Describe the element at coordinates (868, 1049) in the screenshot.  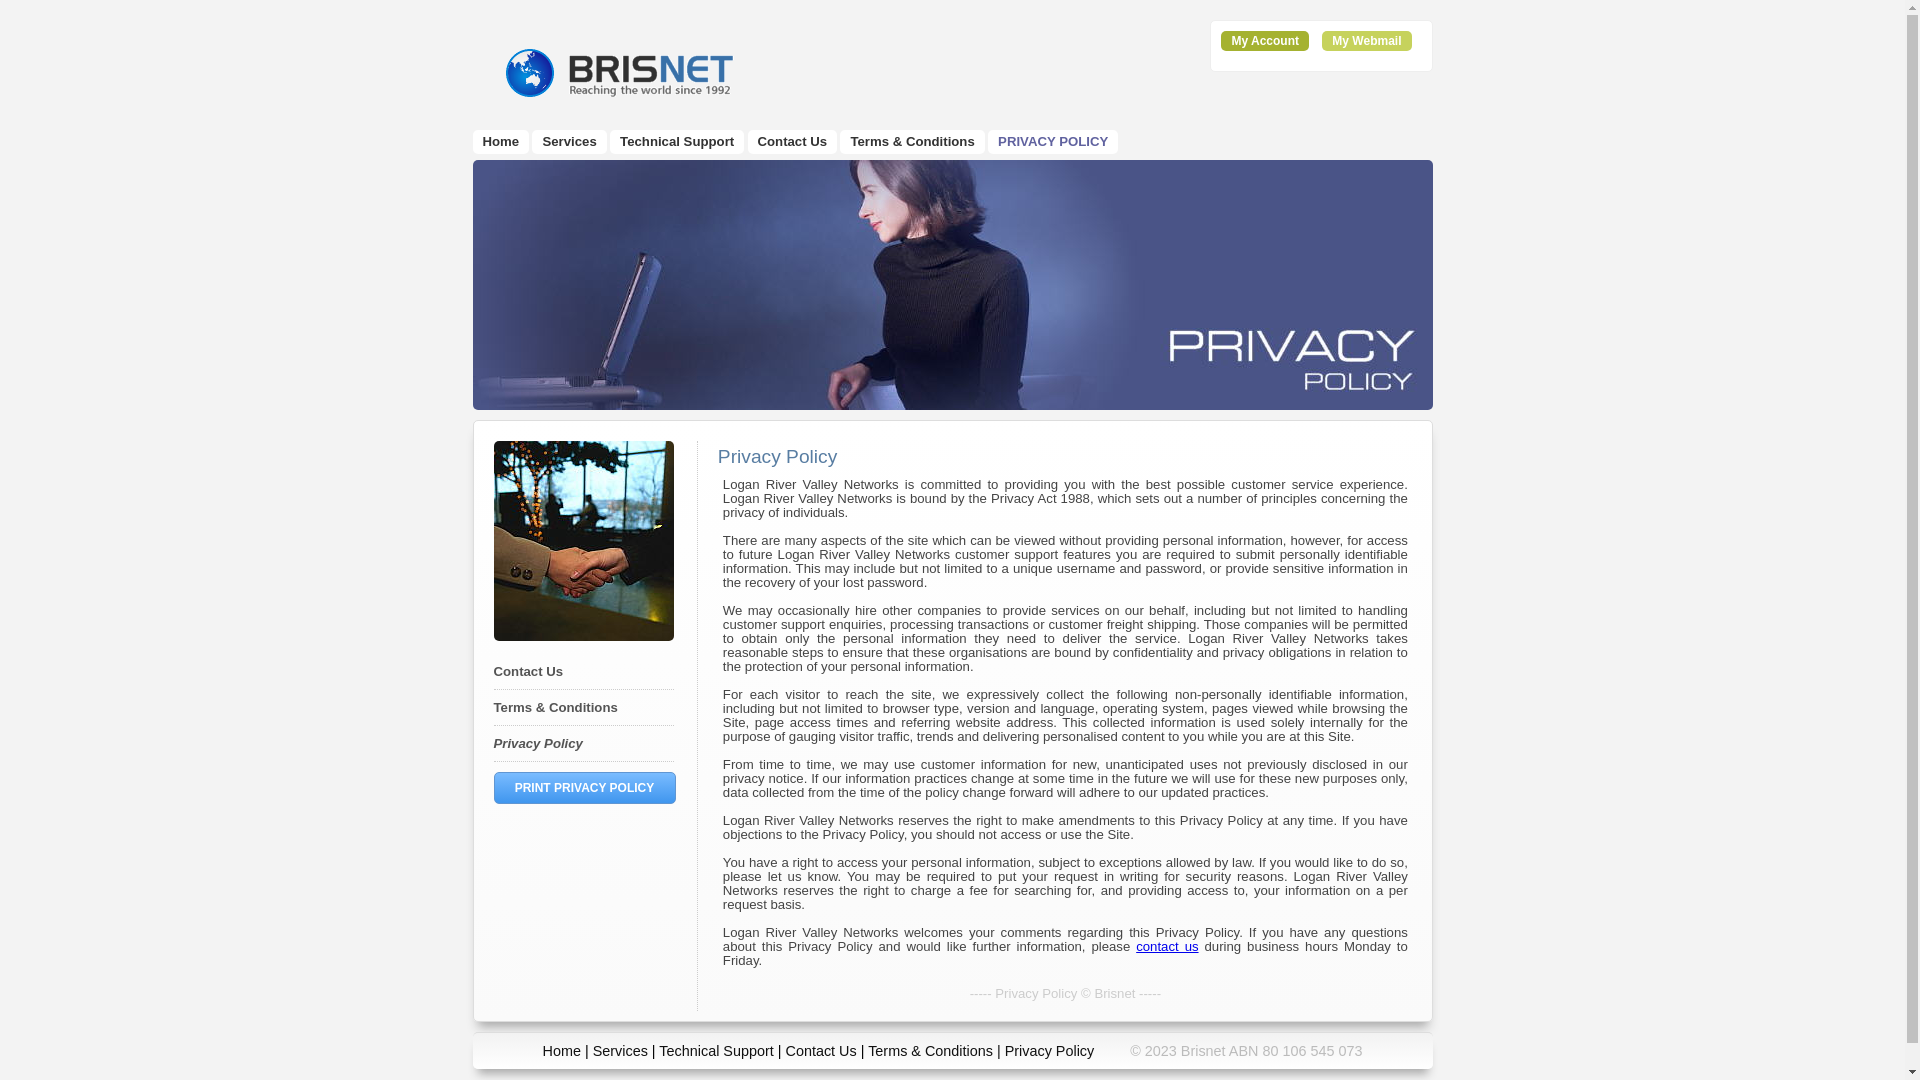
I see `'Terms & Conditions |'` at that location.